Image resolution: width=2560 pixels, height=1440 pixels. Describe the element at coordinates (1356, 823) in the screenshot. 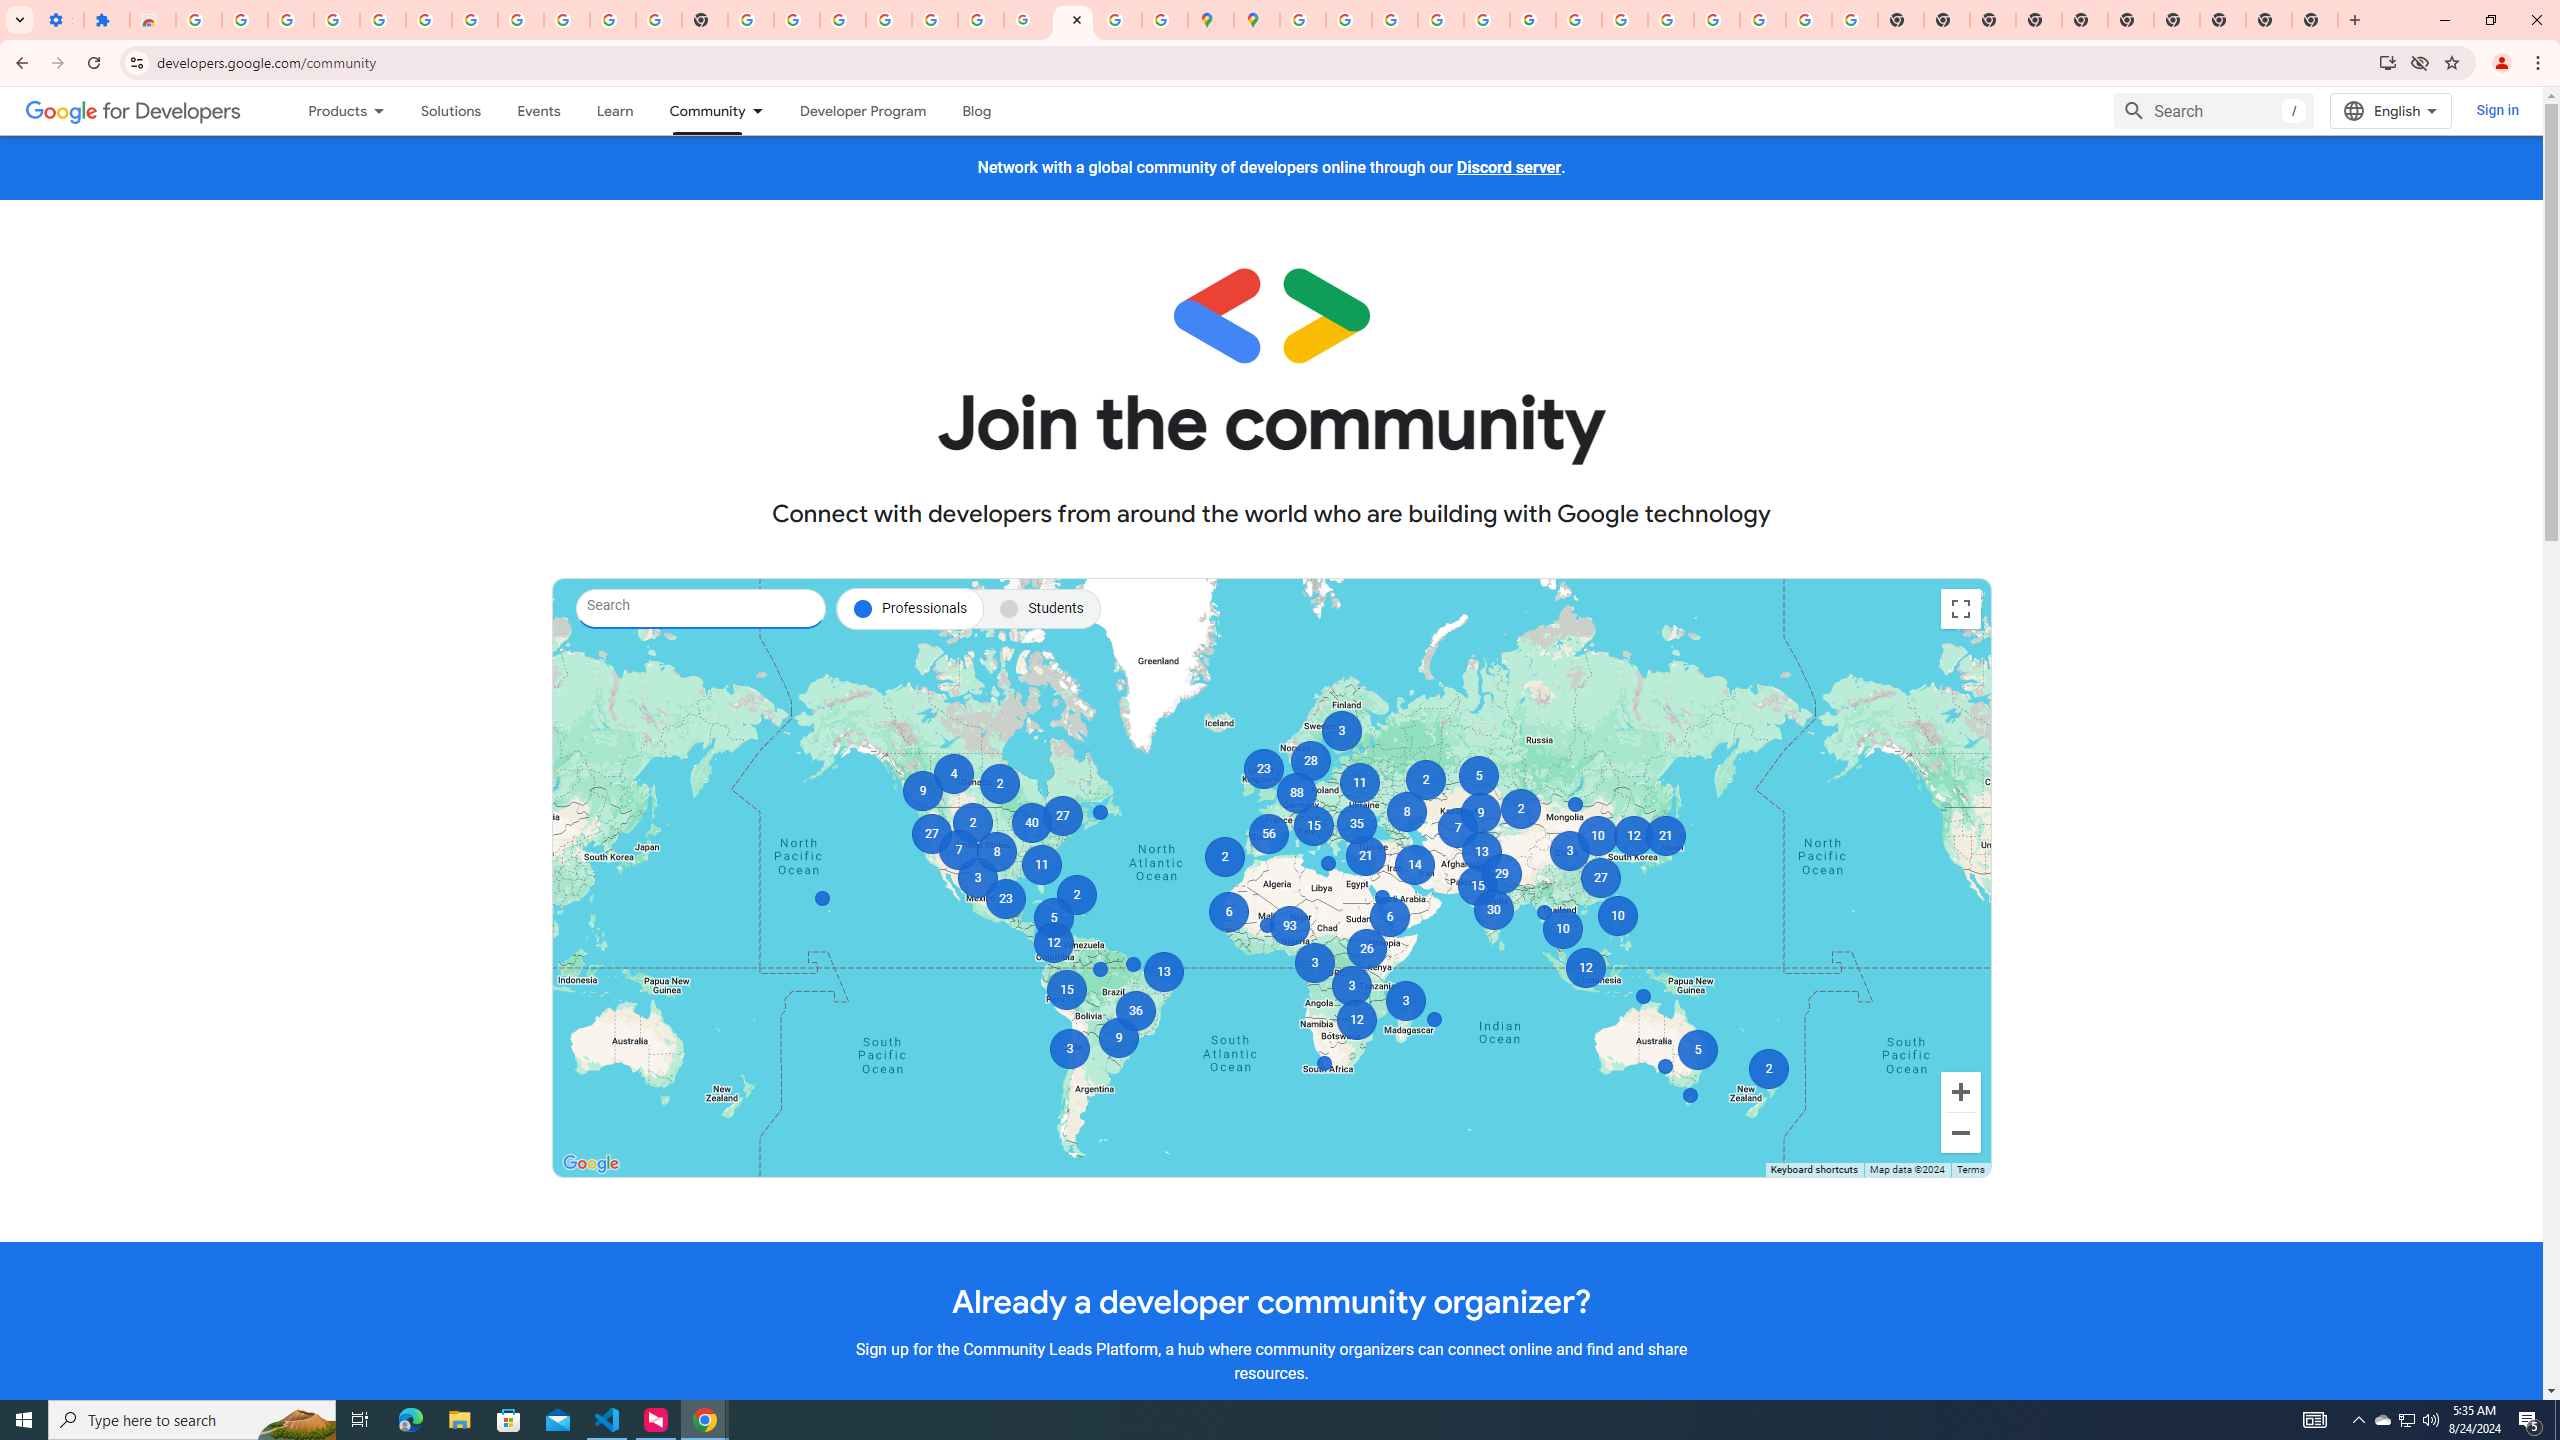

I see `'35'` at that location.